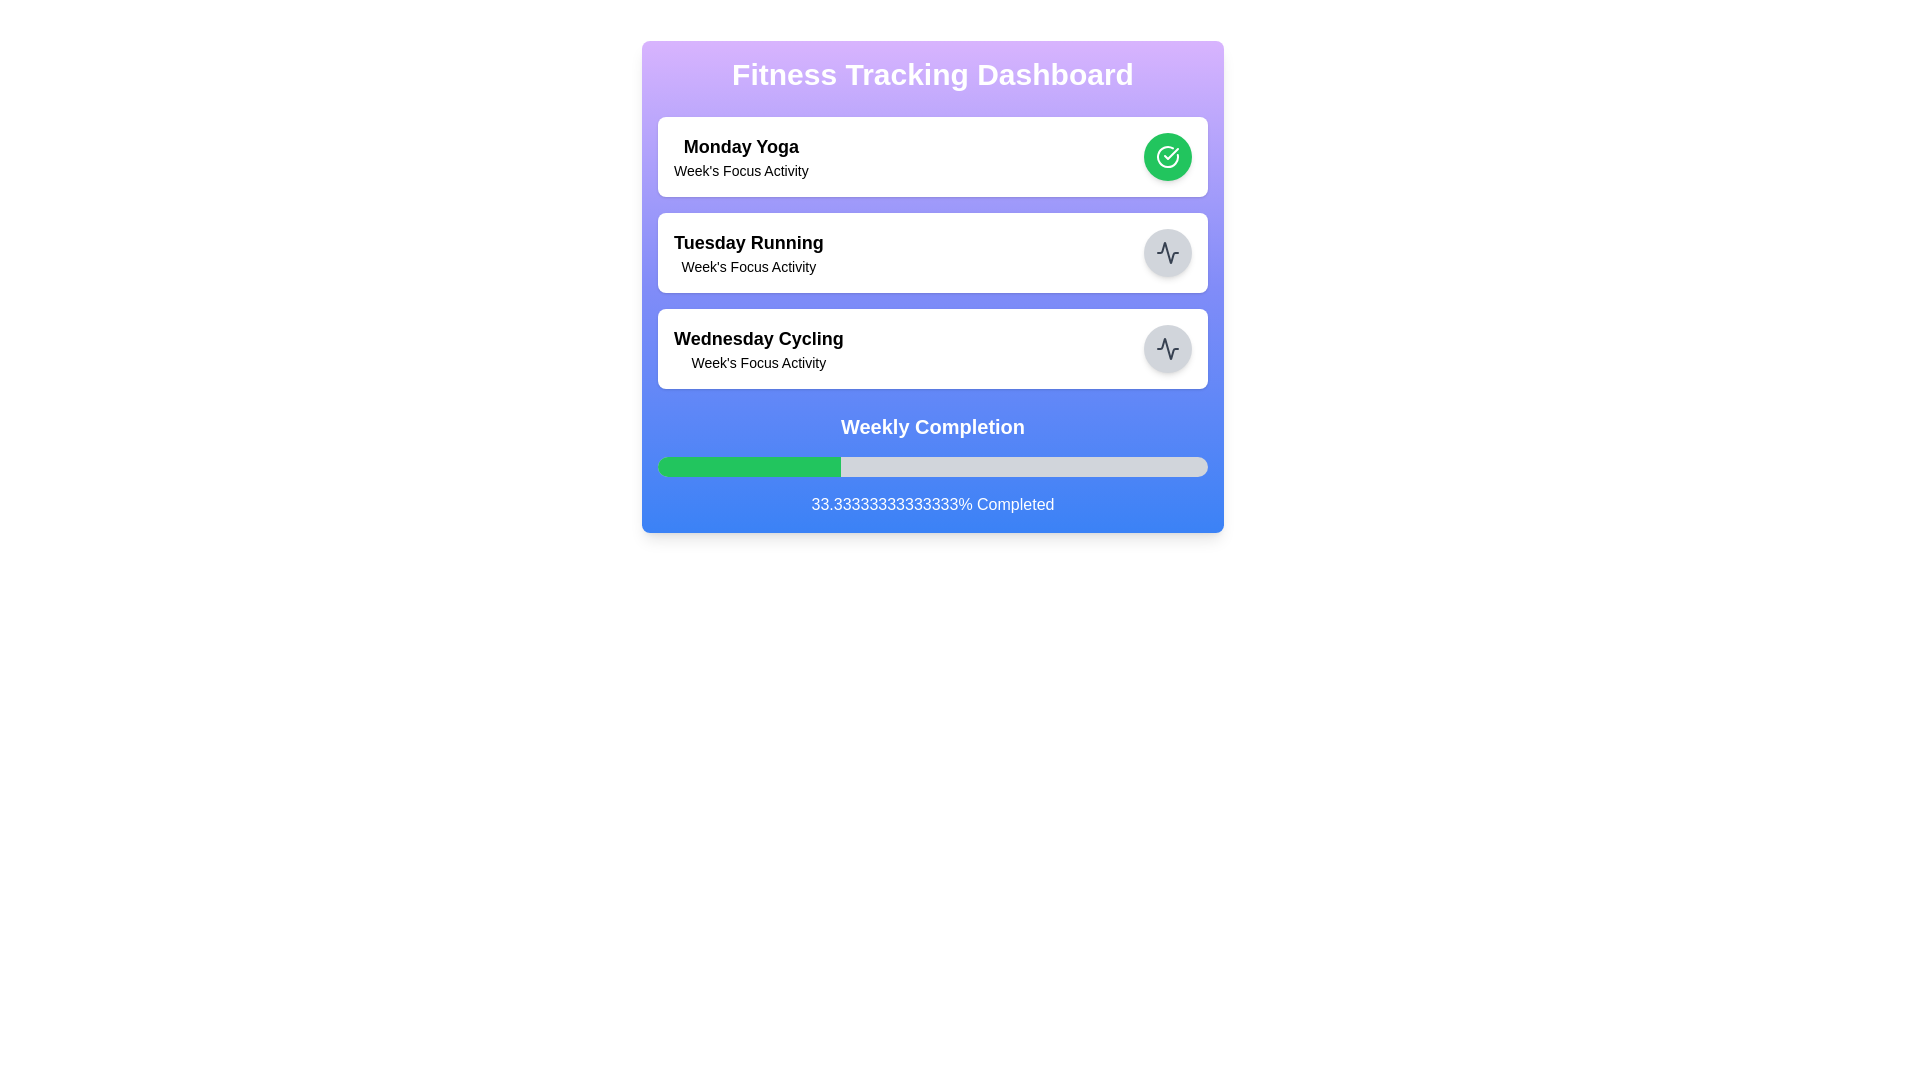 This screenshot has height=1080, width=1920. I want to click on the monochrome heart rate icon located in the second activity row titled 'Tuesday Running' on the dashboard, so click(1167, 347).